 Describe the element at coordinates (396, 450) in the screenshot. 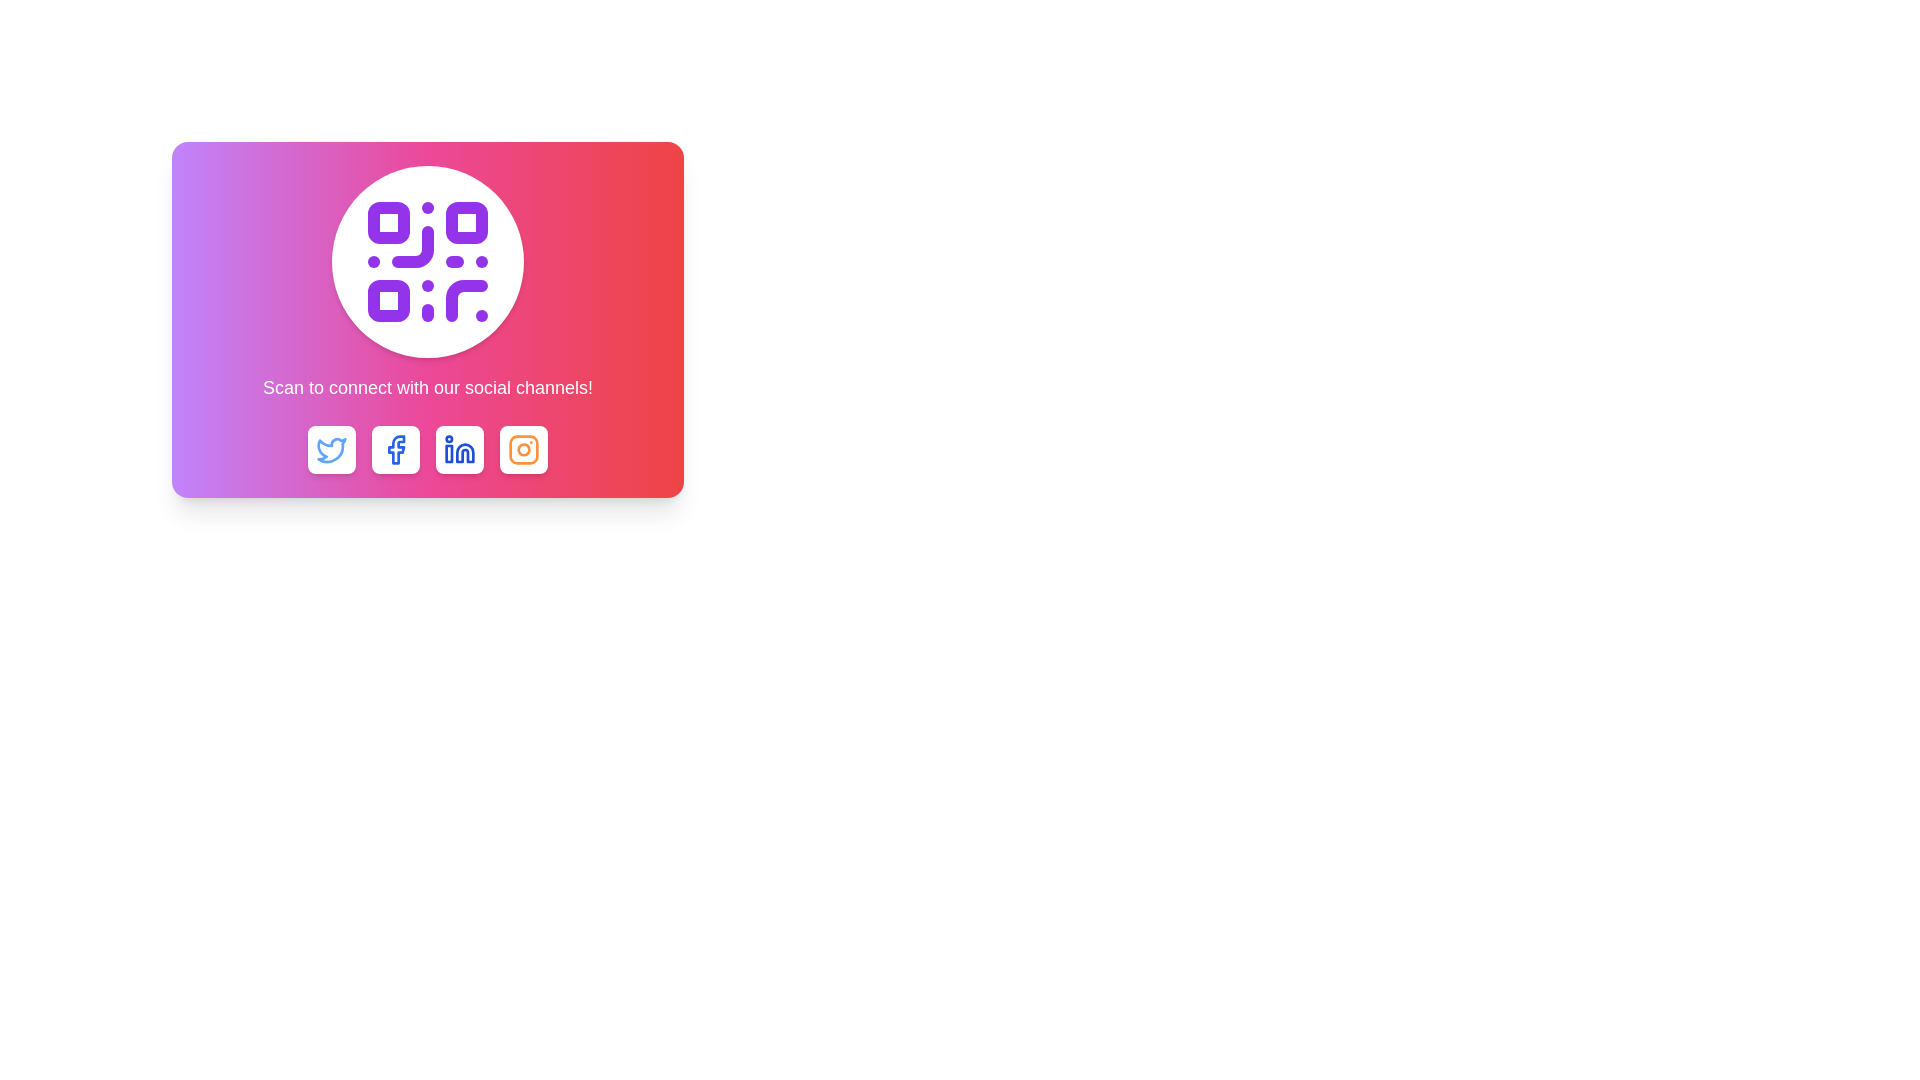

I see `the Facebook icon located as the third icon from the left in a horizontal arrangement of social media icons at the bottom of a card-like component` at that location.